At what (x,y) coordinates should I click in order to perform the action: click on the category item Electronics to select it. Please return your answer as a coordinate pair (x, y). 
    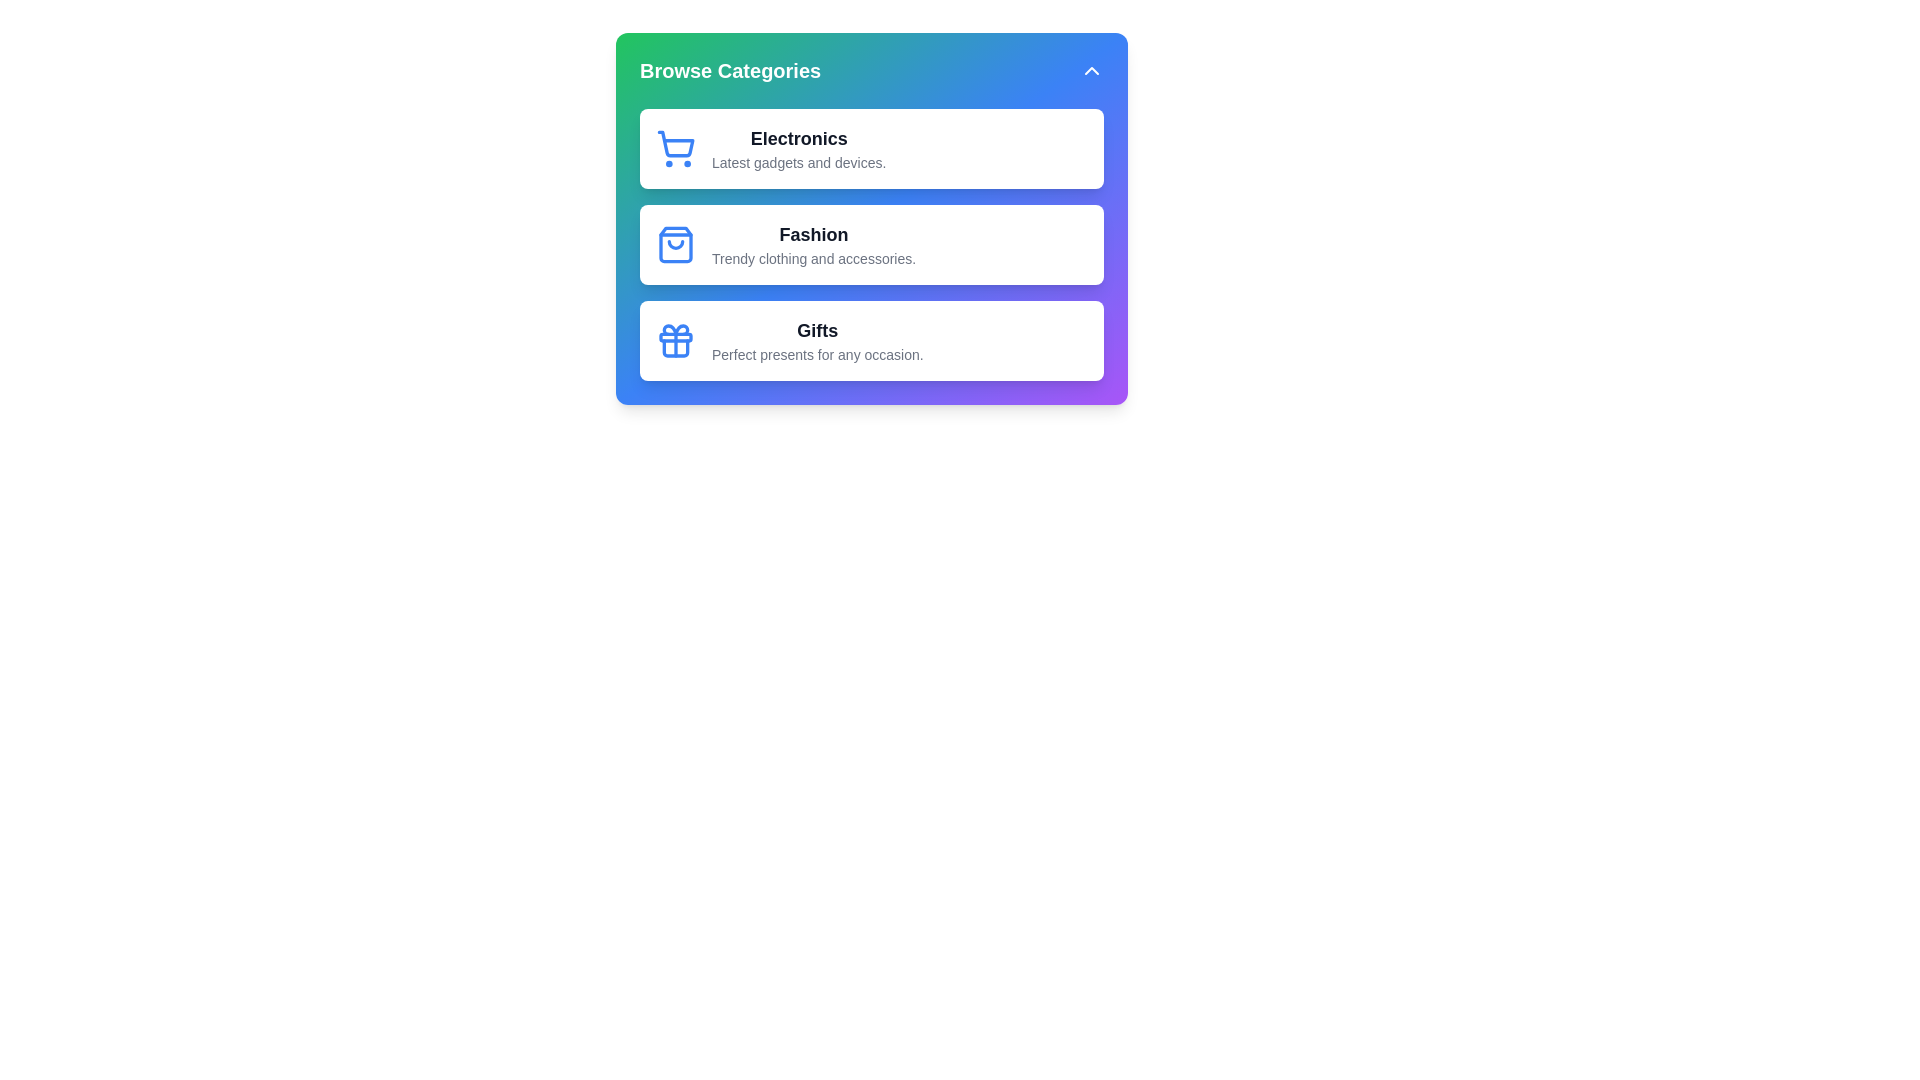
    Looking at the image, I should click on (872, 148).